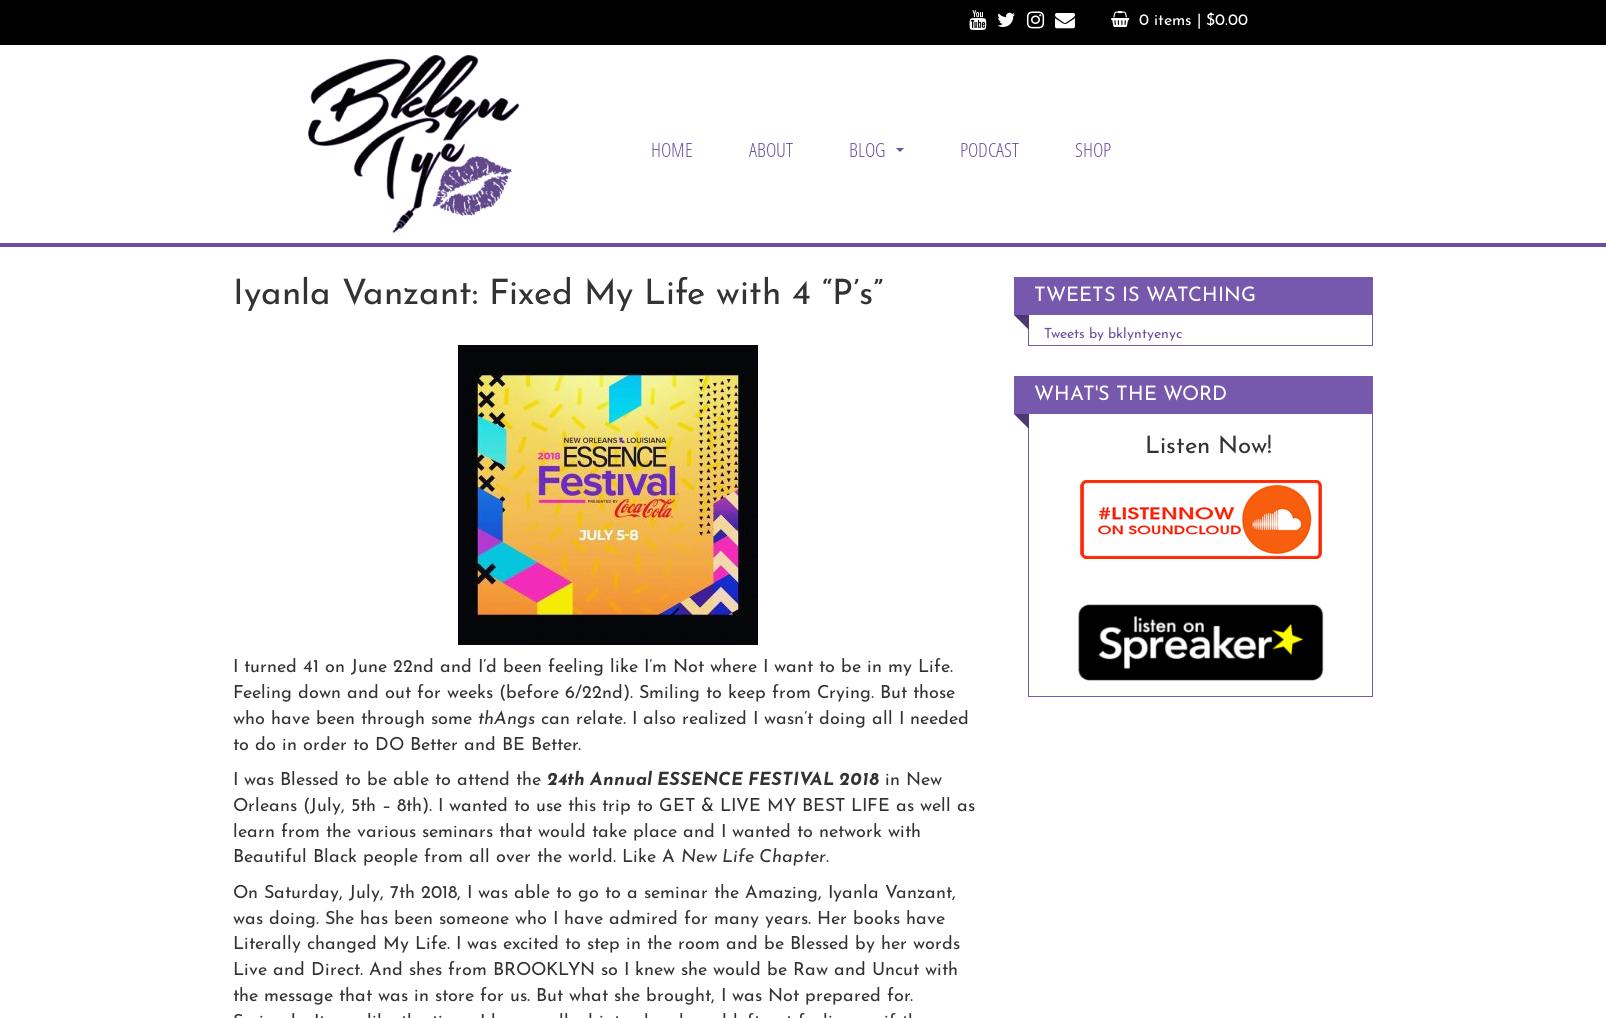  Describe the element at coordinates (712, 780) in the screenshot. I see `'24th Annual ESSENCE FESTIVAL 2018'` at that location.